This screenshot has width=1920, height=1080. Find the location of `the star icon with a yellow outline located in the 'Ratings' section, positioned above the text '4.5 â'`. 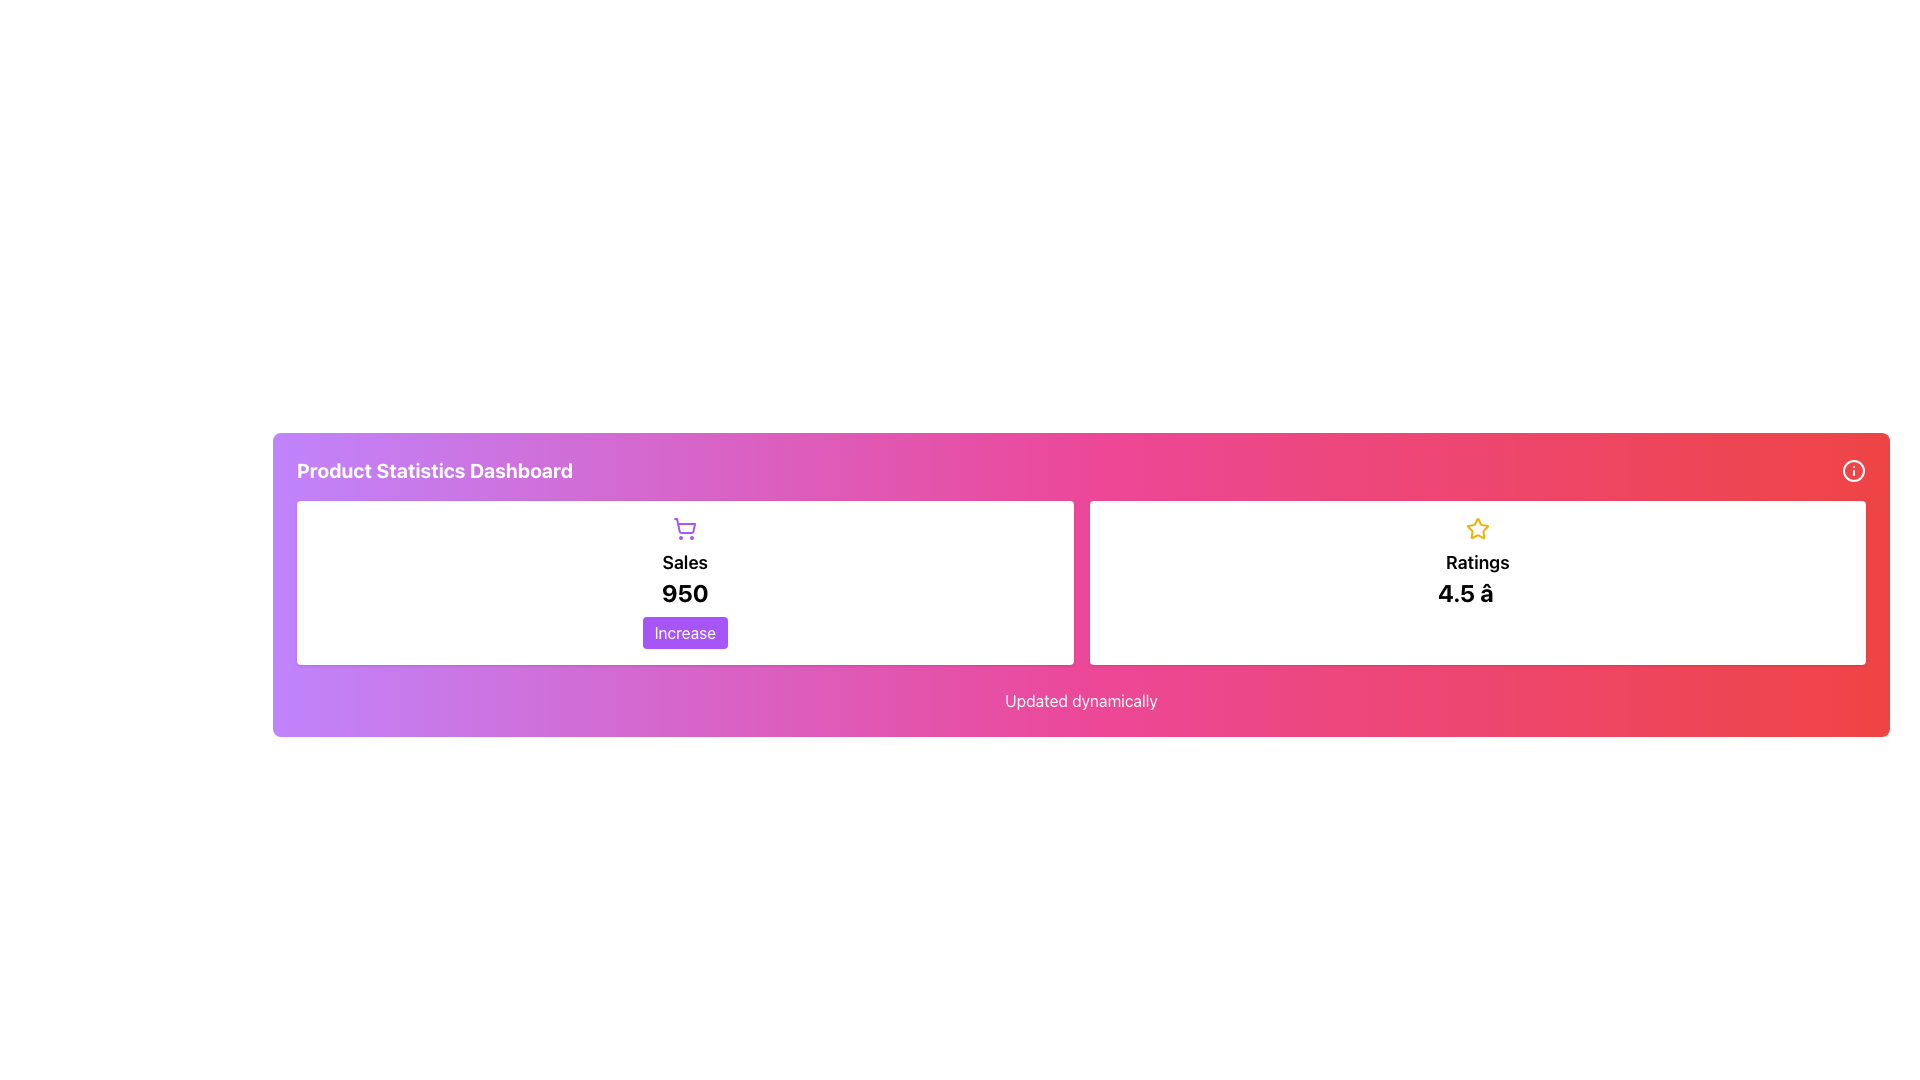

the star icon with a yellow outline located in the 'Ratings' section, positioned above the text '4.5 â' is located at coordinates (1477, 527).